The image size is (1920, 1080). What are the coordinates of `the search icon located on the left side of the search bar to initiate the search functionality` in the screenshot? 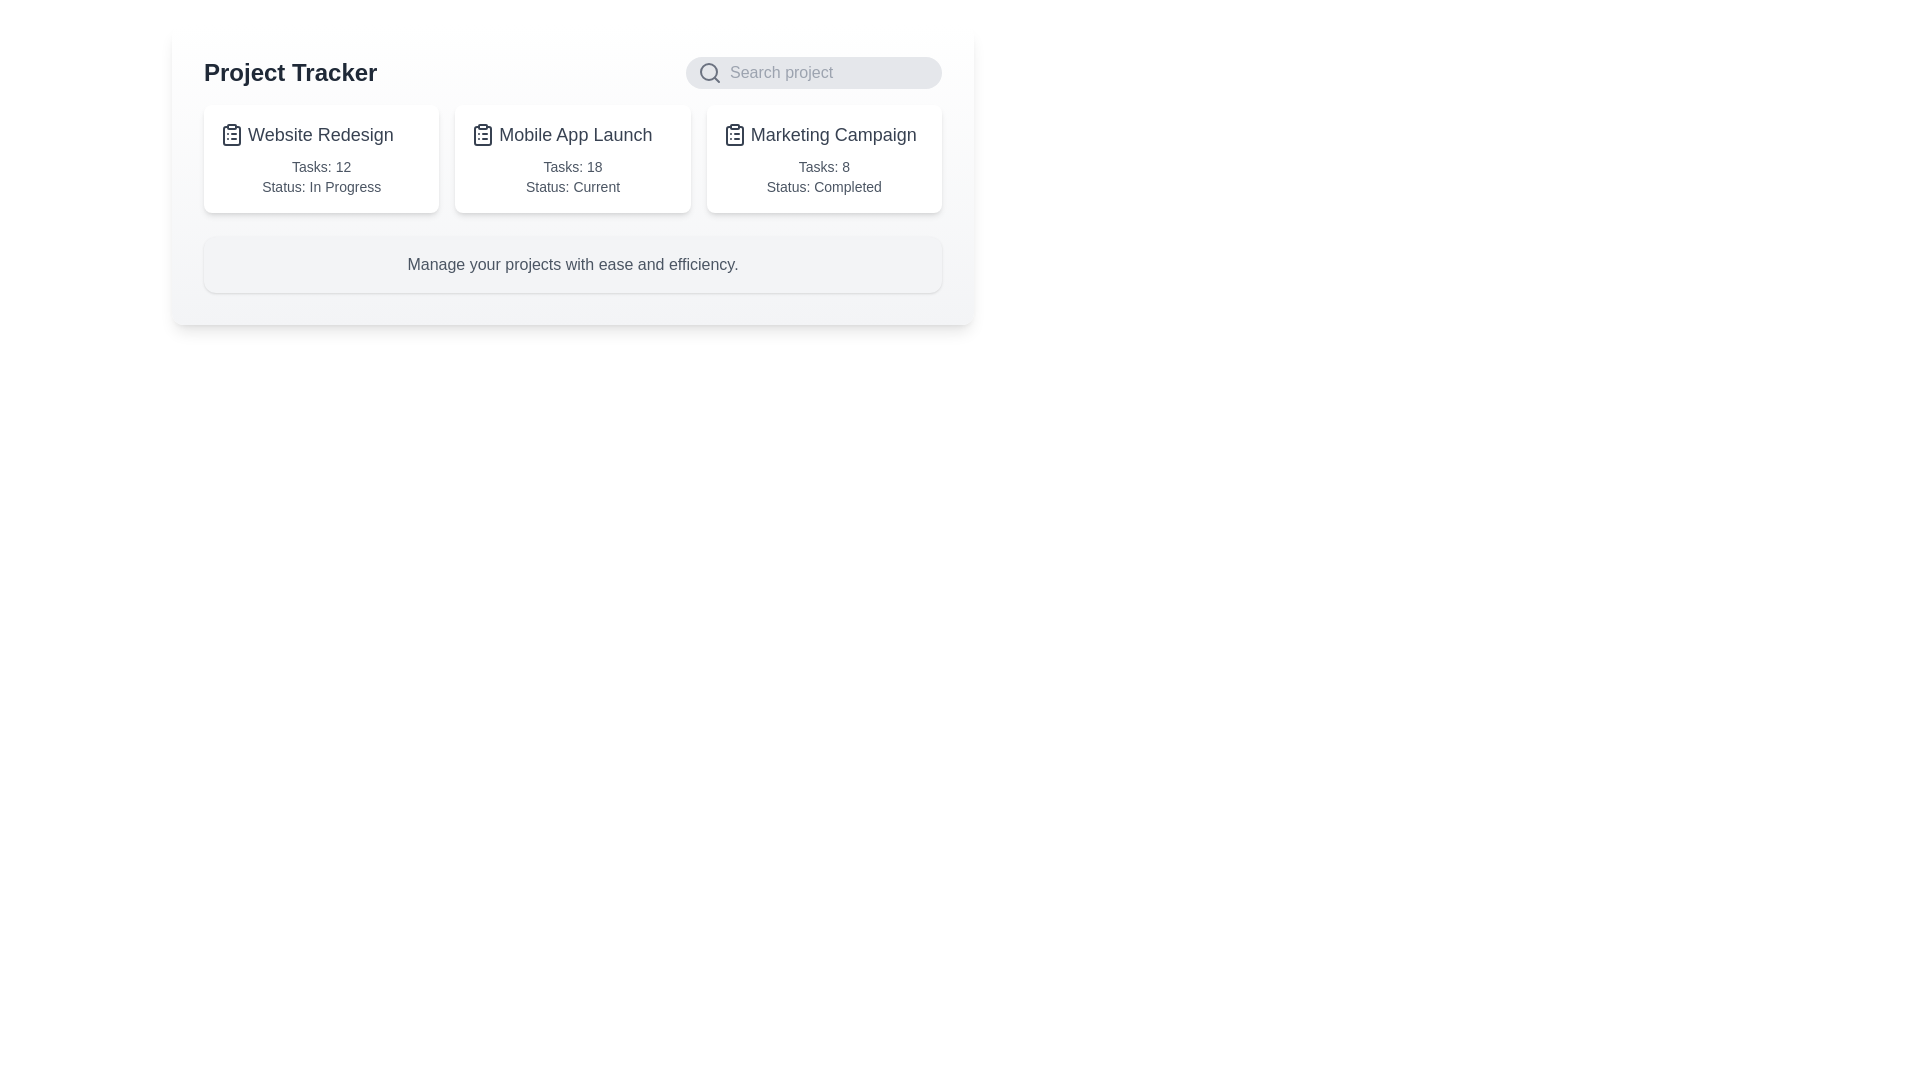 It's located at (710, 72).